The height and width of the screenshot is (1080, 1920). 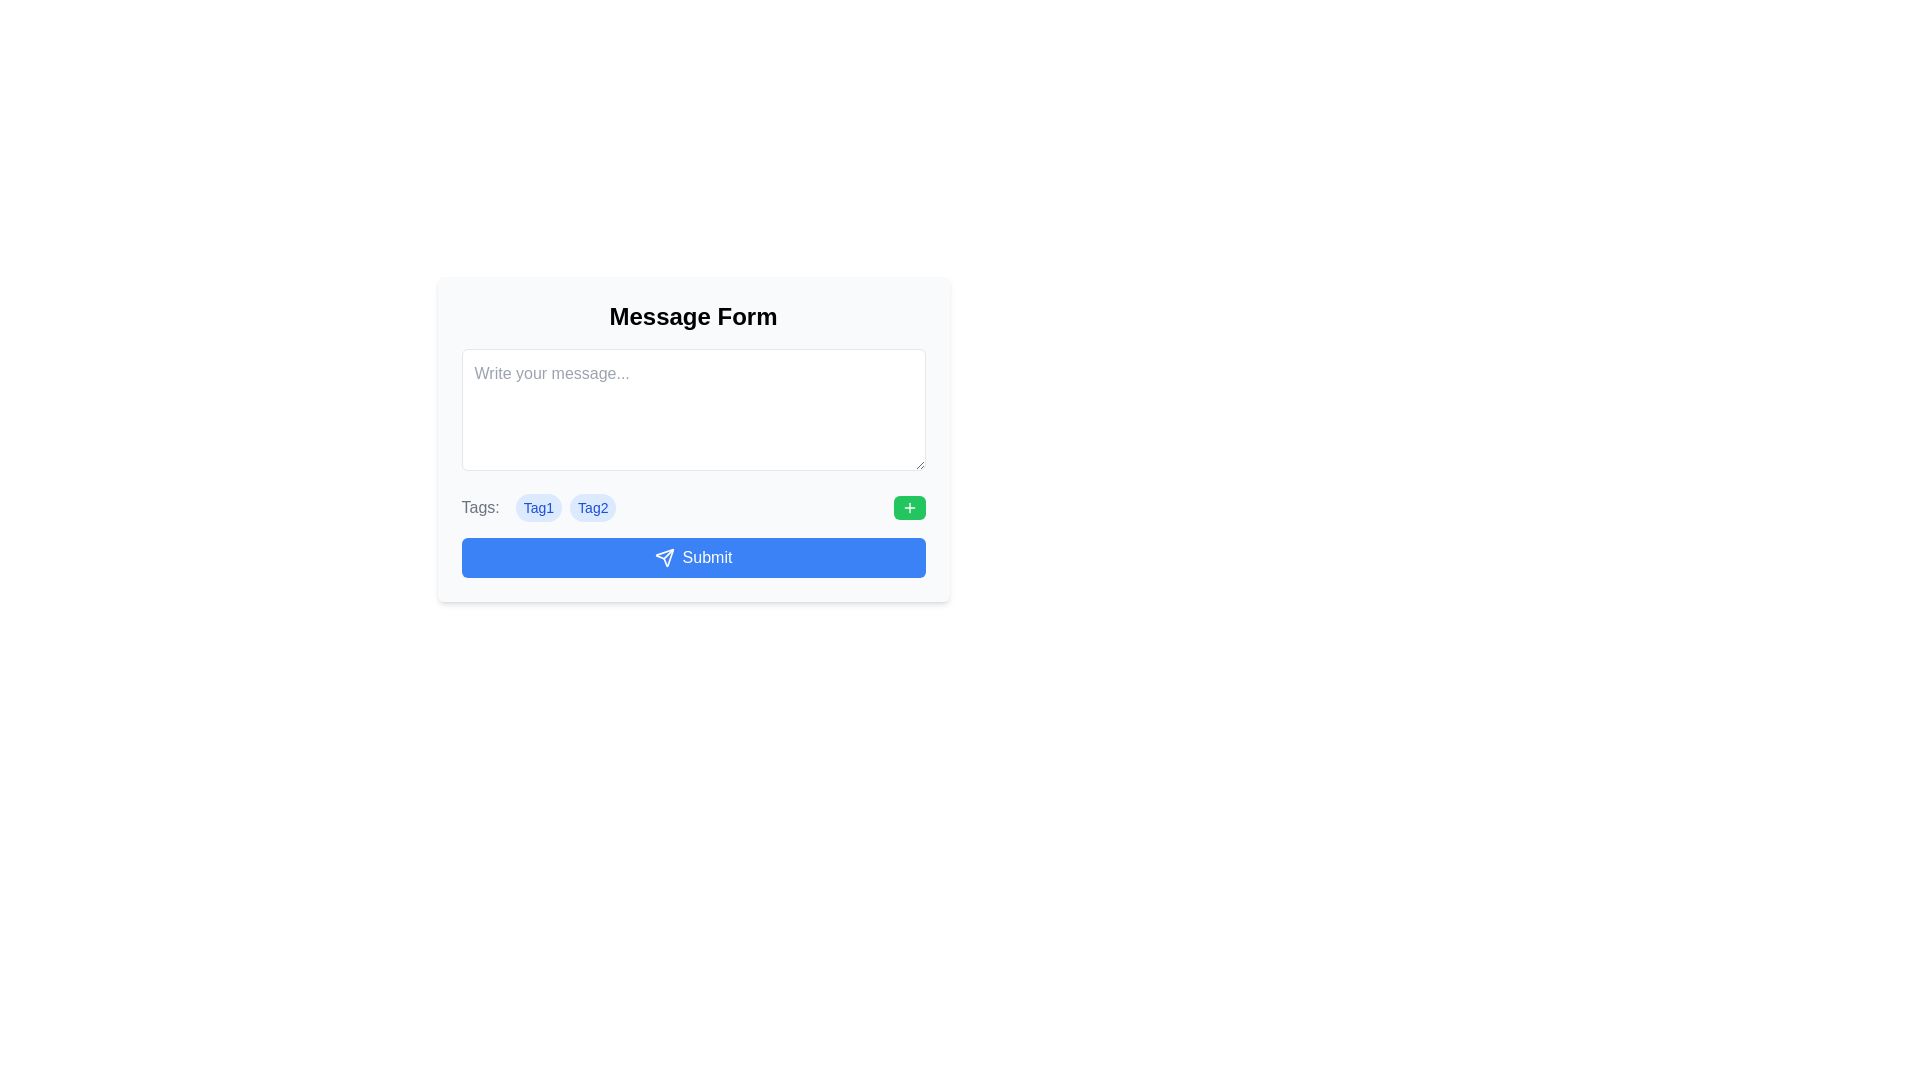 I want to click on the 'Submit' button with a blue background and white text to change its background color, so click(x=693, y=558).